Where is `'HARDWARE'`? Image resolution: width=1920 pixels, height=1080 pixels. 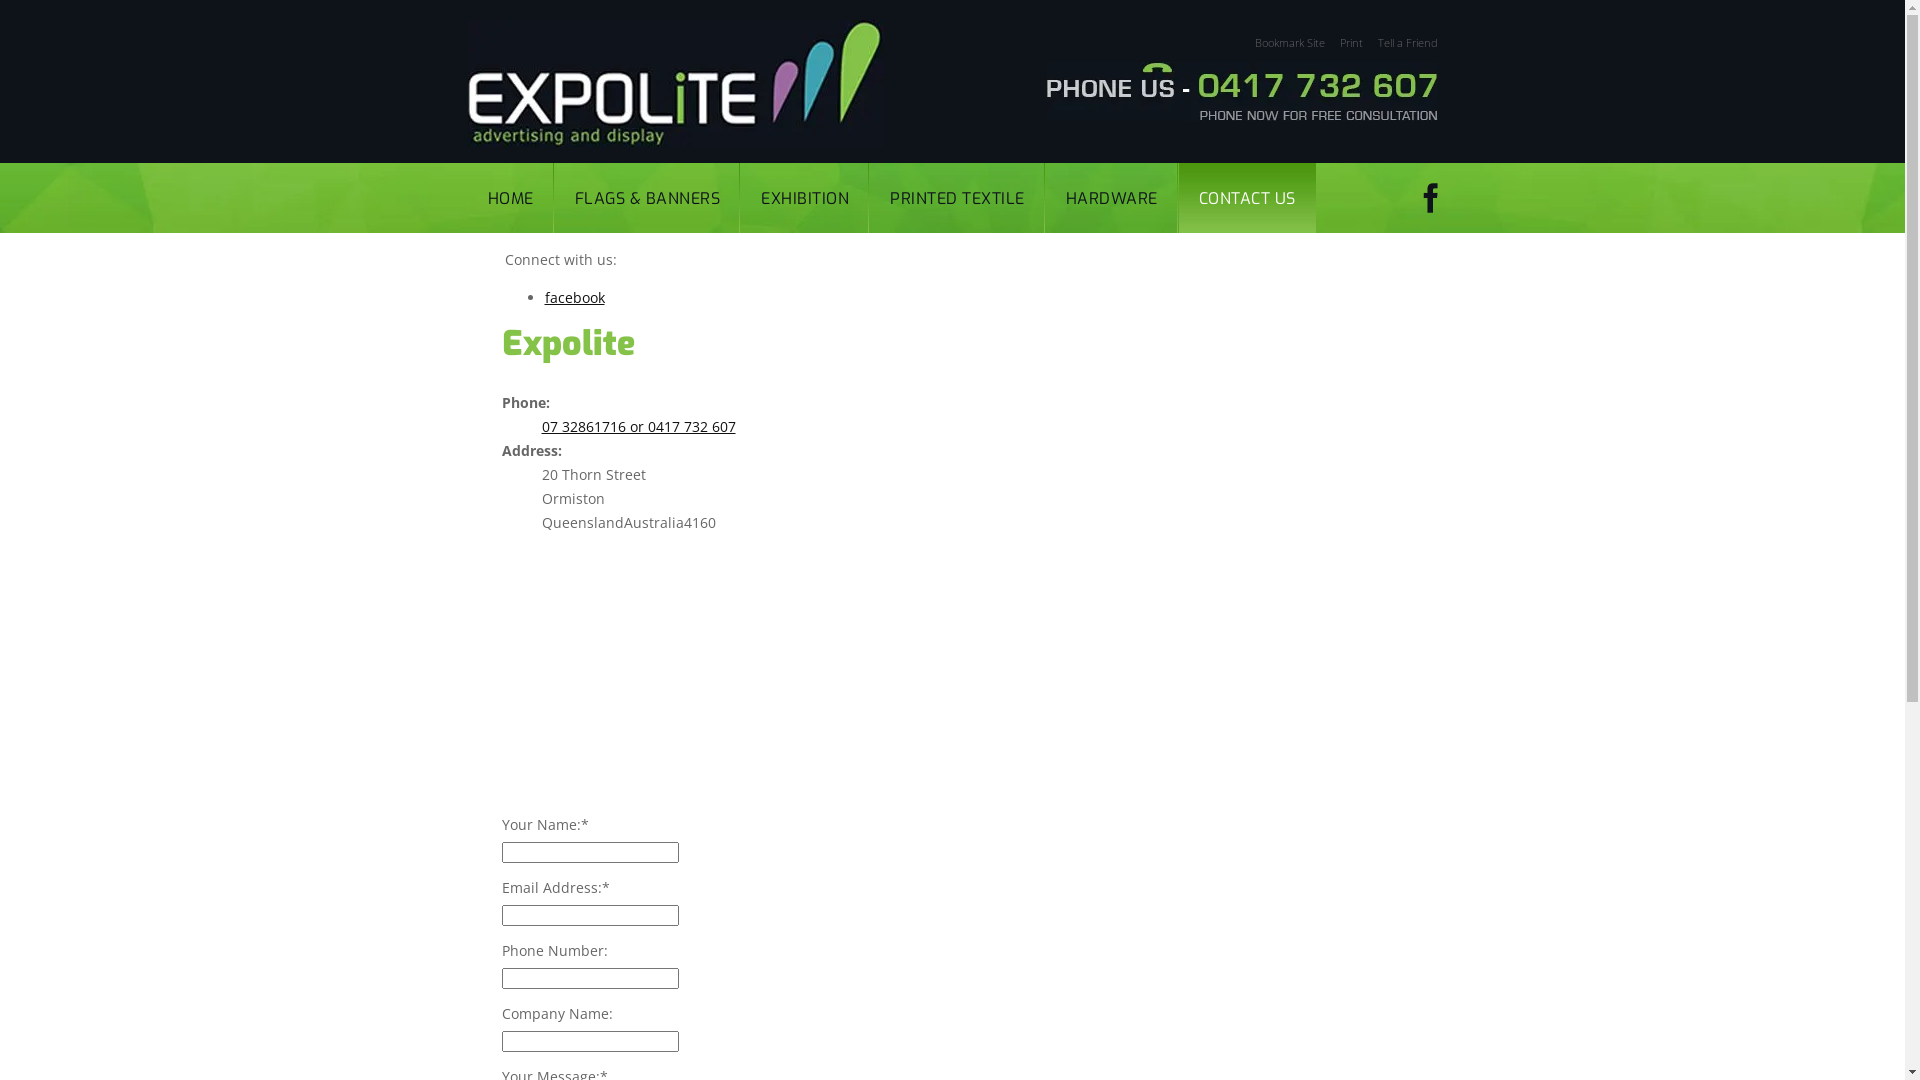 'HARDWARE' is located at coordinates (1111, 197).